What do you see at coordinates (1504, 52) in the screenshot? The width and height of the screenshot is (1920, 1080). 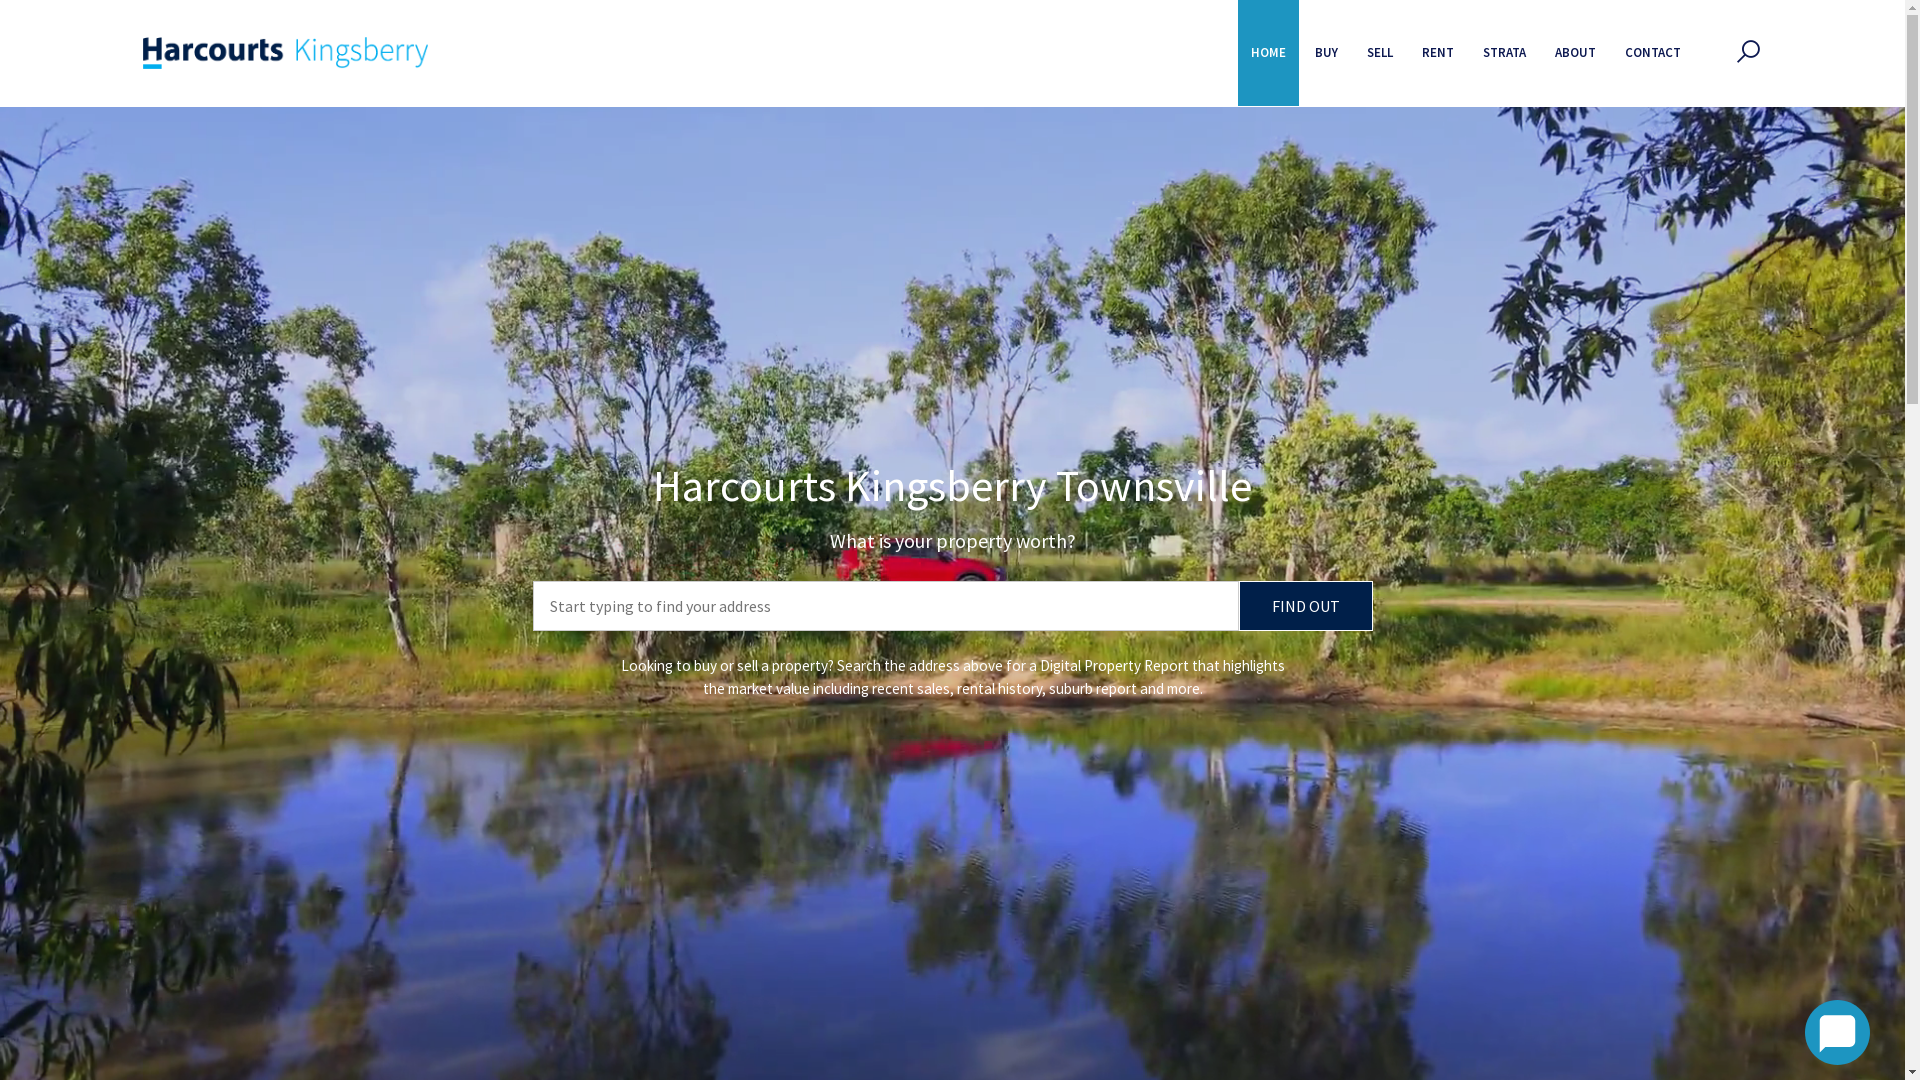 I see `'STRATA'` at bounding box center [1504, 52].